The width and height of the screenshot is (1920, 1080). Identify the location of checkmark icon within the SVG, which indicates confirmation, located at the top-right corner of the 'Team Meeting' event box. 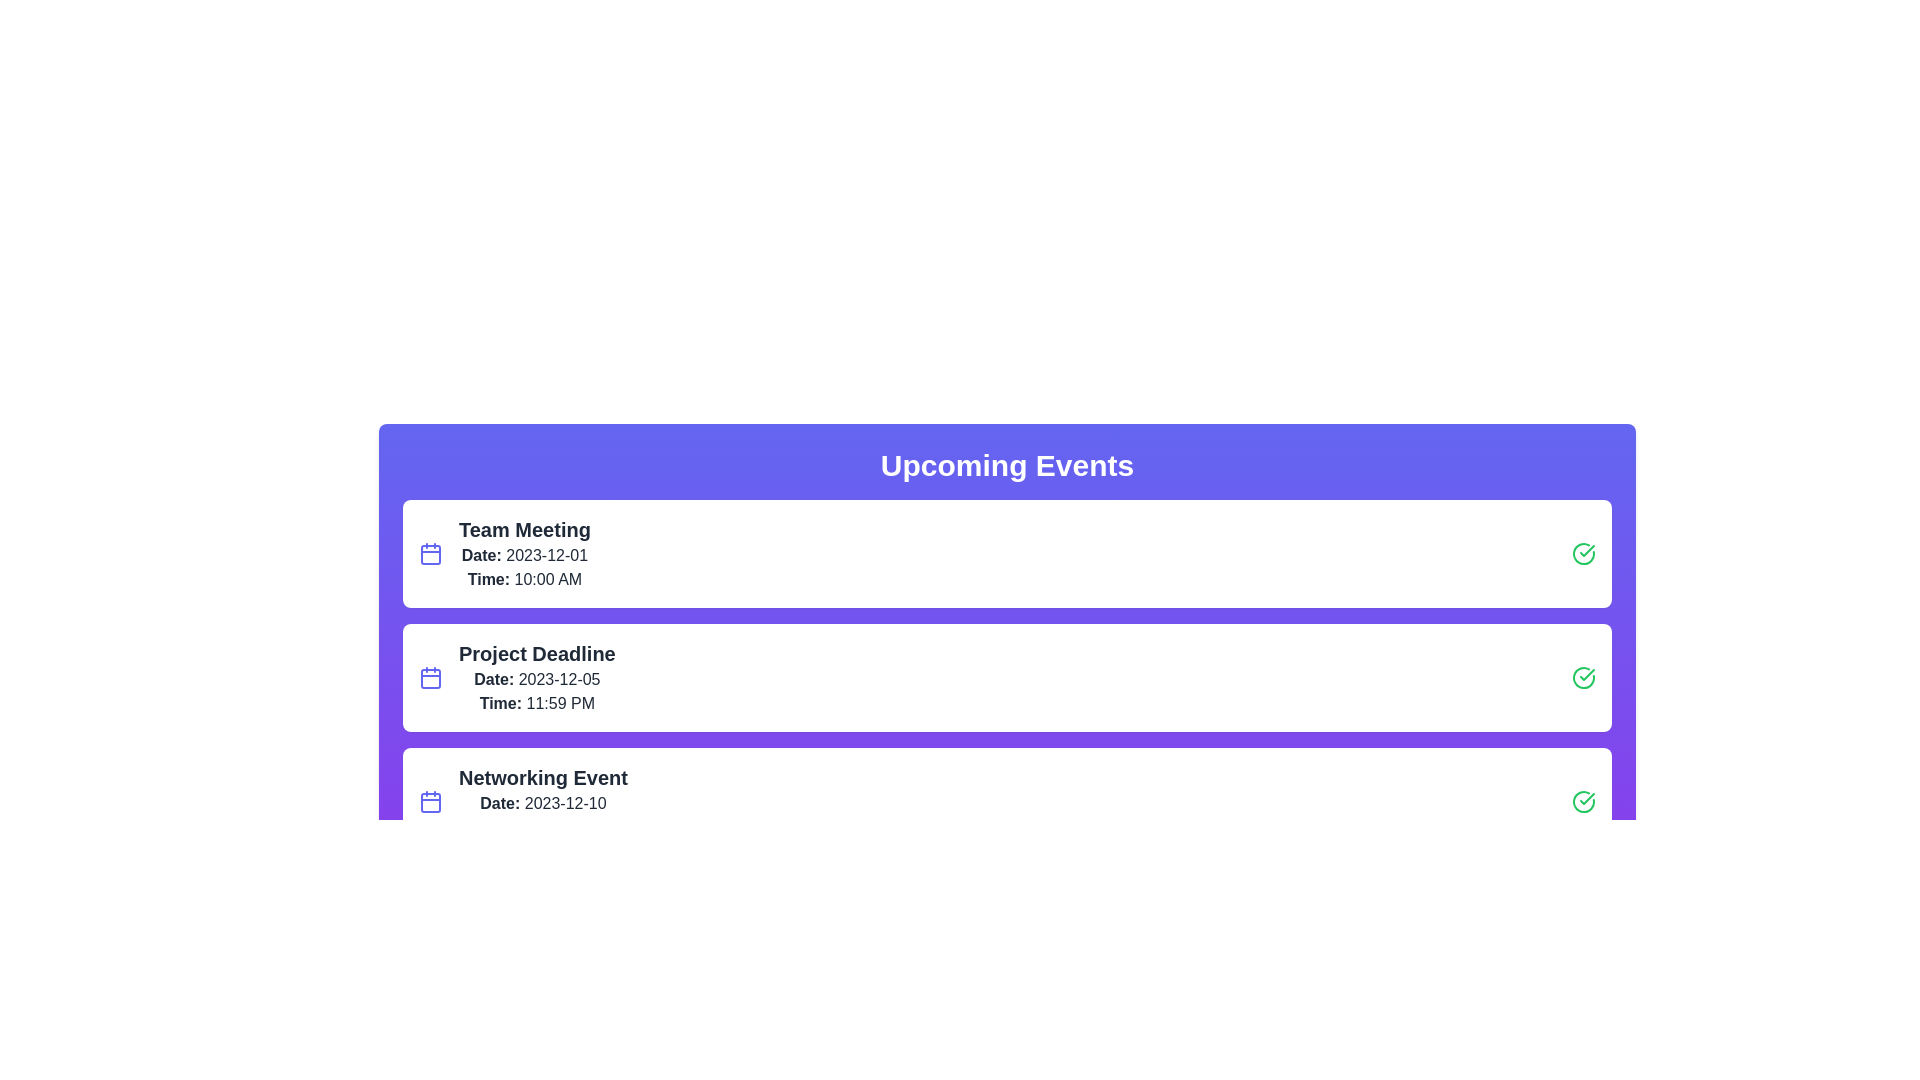
(1586, 675).